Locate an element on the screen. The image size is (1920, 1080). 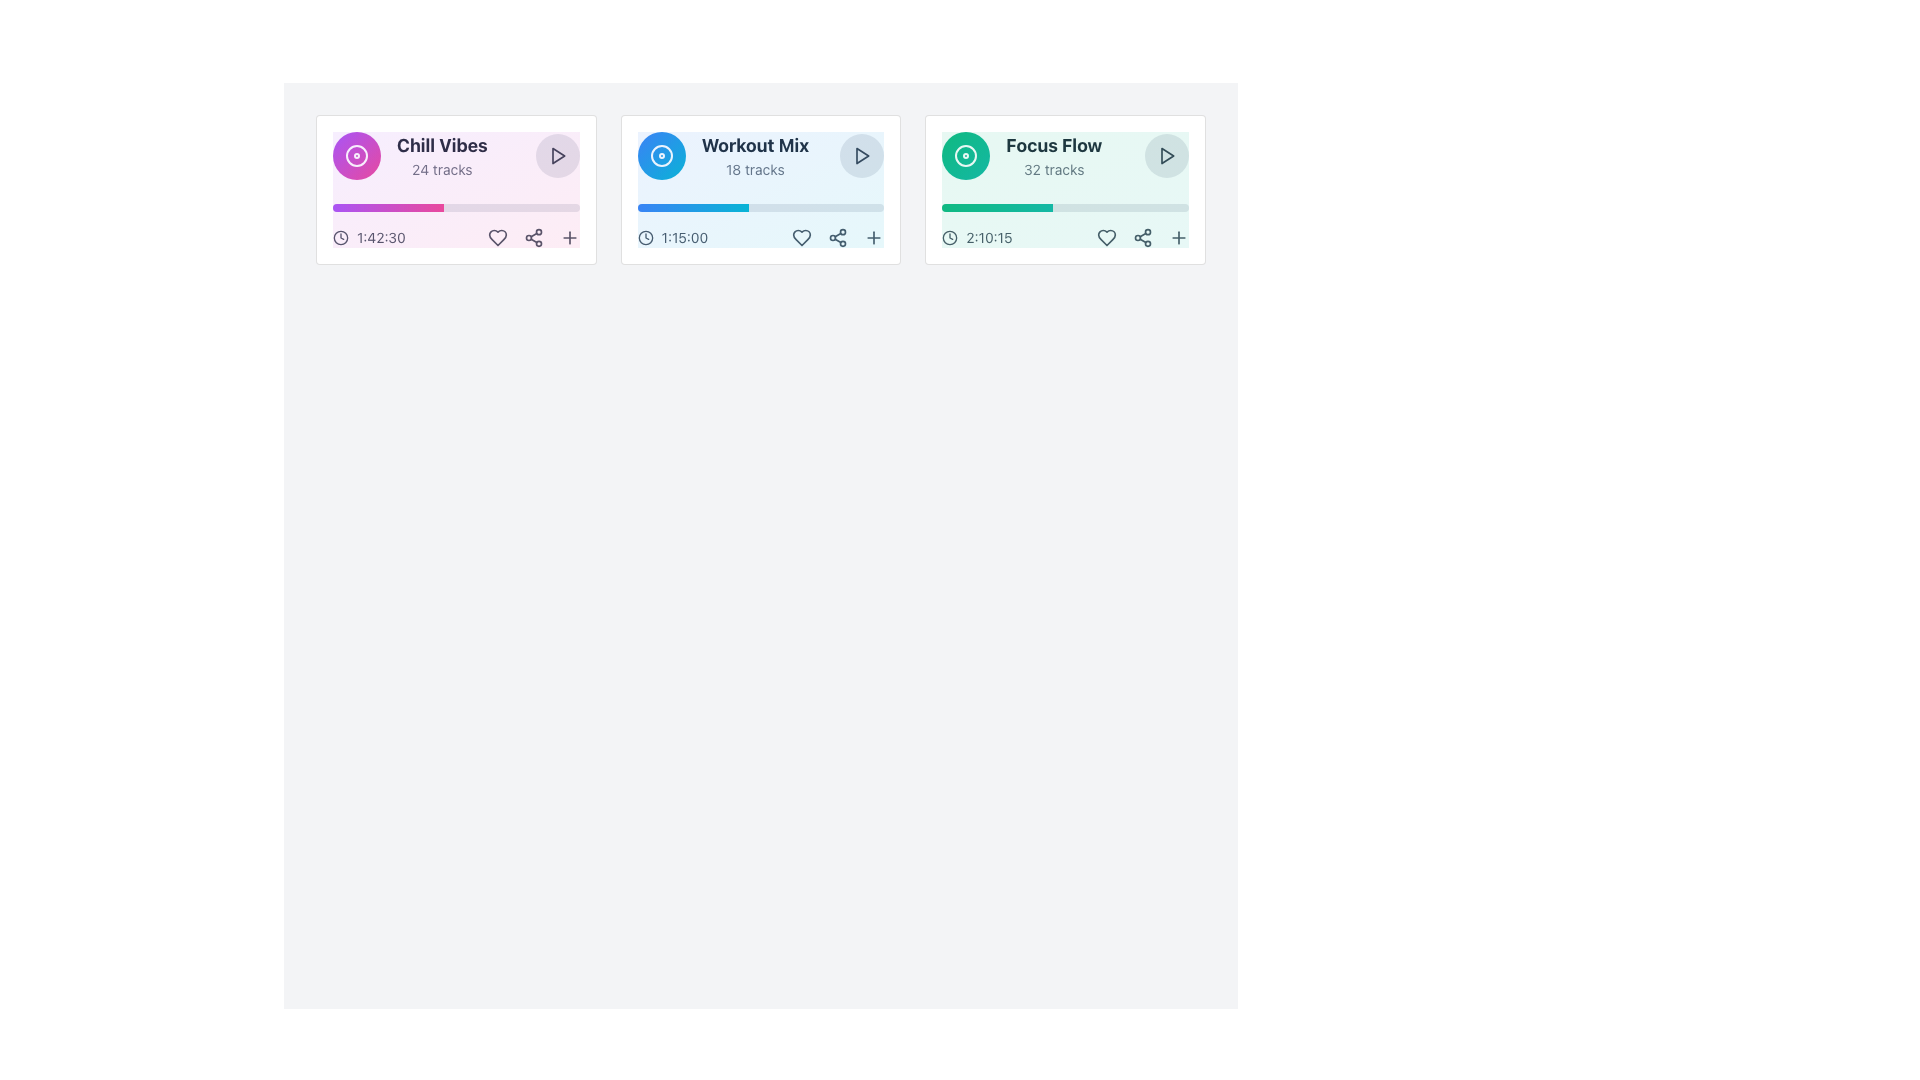
the share icon, which is represented by a network-like shape and is the second icon in the row of controls below the 'Workout Mix' card is located at coordinates (838, 237).